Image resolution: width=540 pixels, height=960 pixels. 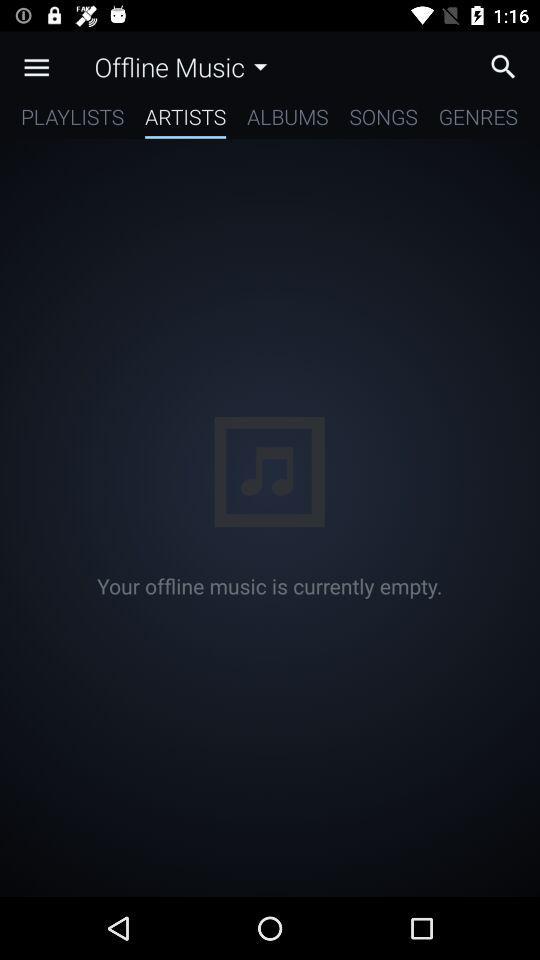 What do you see at coordinates (185, 120) in the screenshot?
I see `item to the right of playlists icon` at bounding box center [185, 120].